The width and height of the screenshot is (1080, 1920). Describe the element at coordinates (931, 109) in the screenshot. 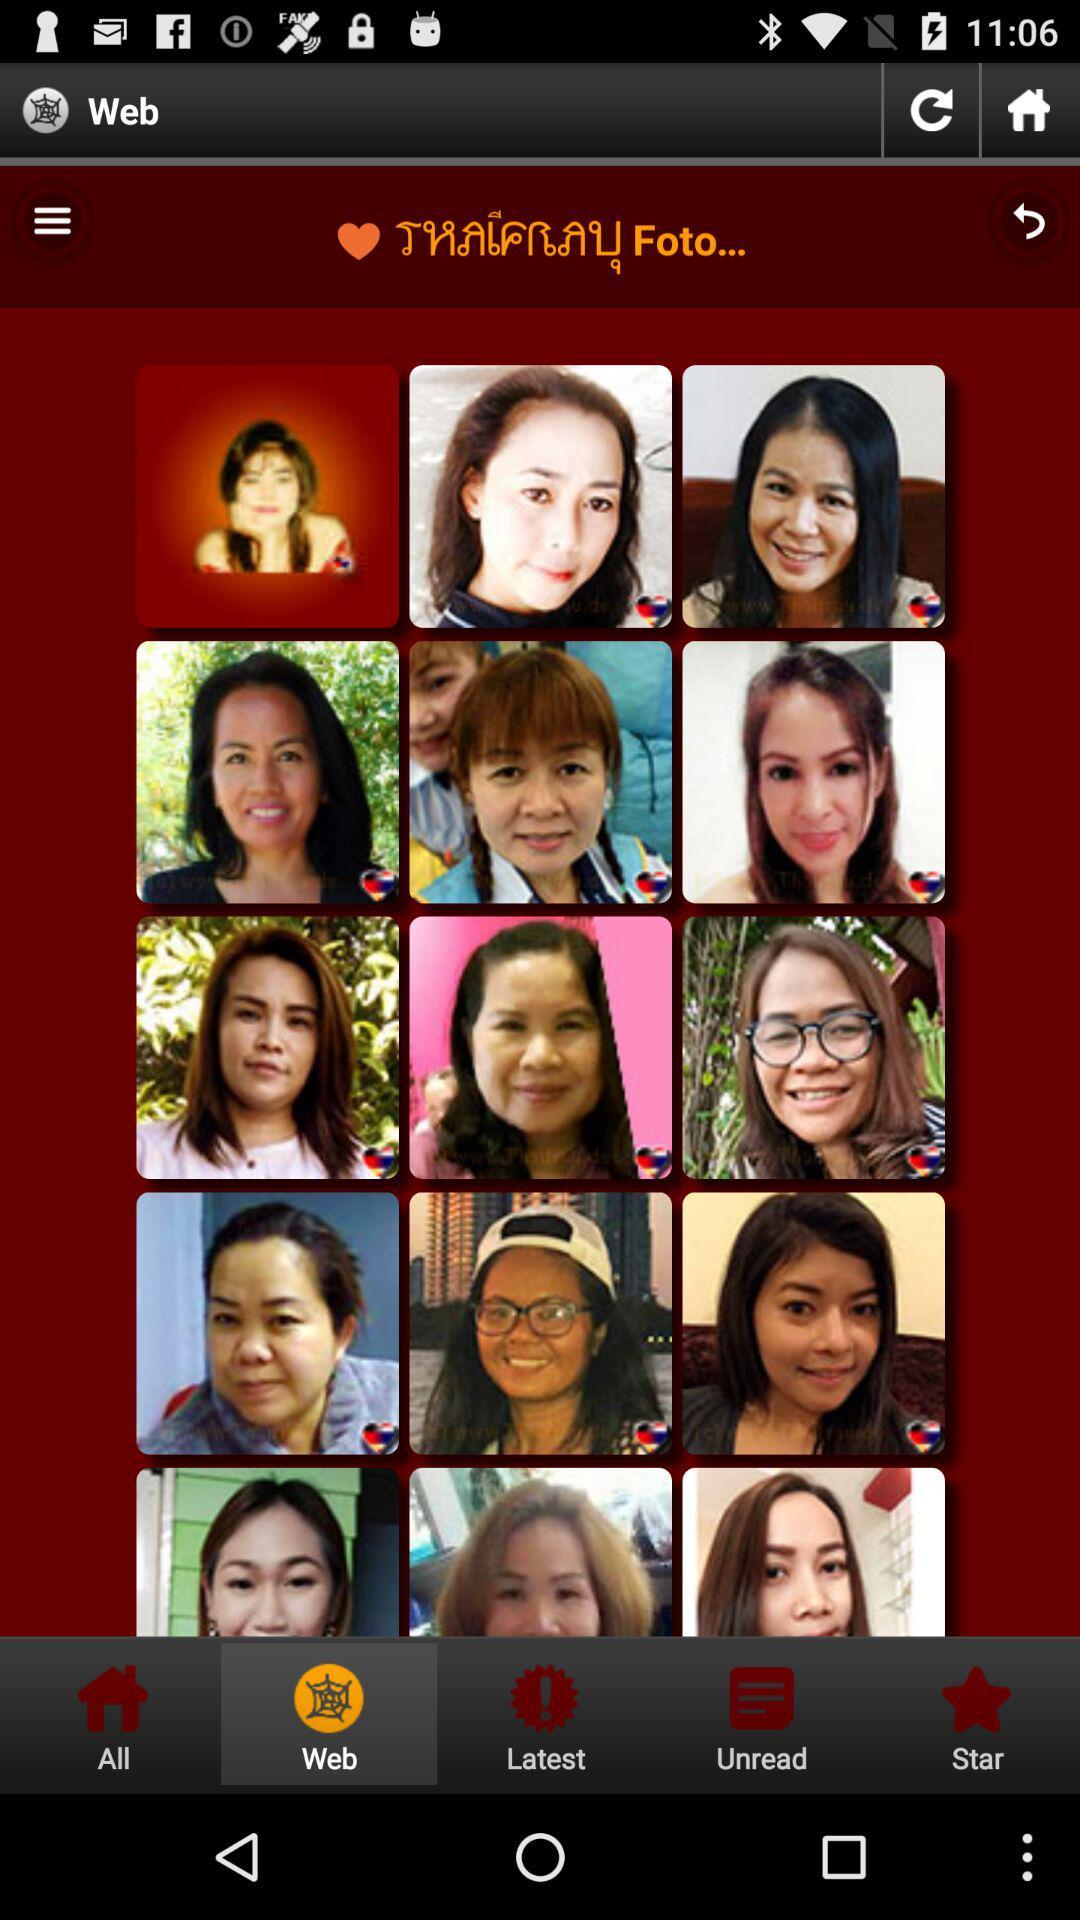

I see `refresh the page` at that location.